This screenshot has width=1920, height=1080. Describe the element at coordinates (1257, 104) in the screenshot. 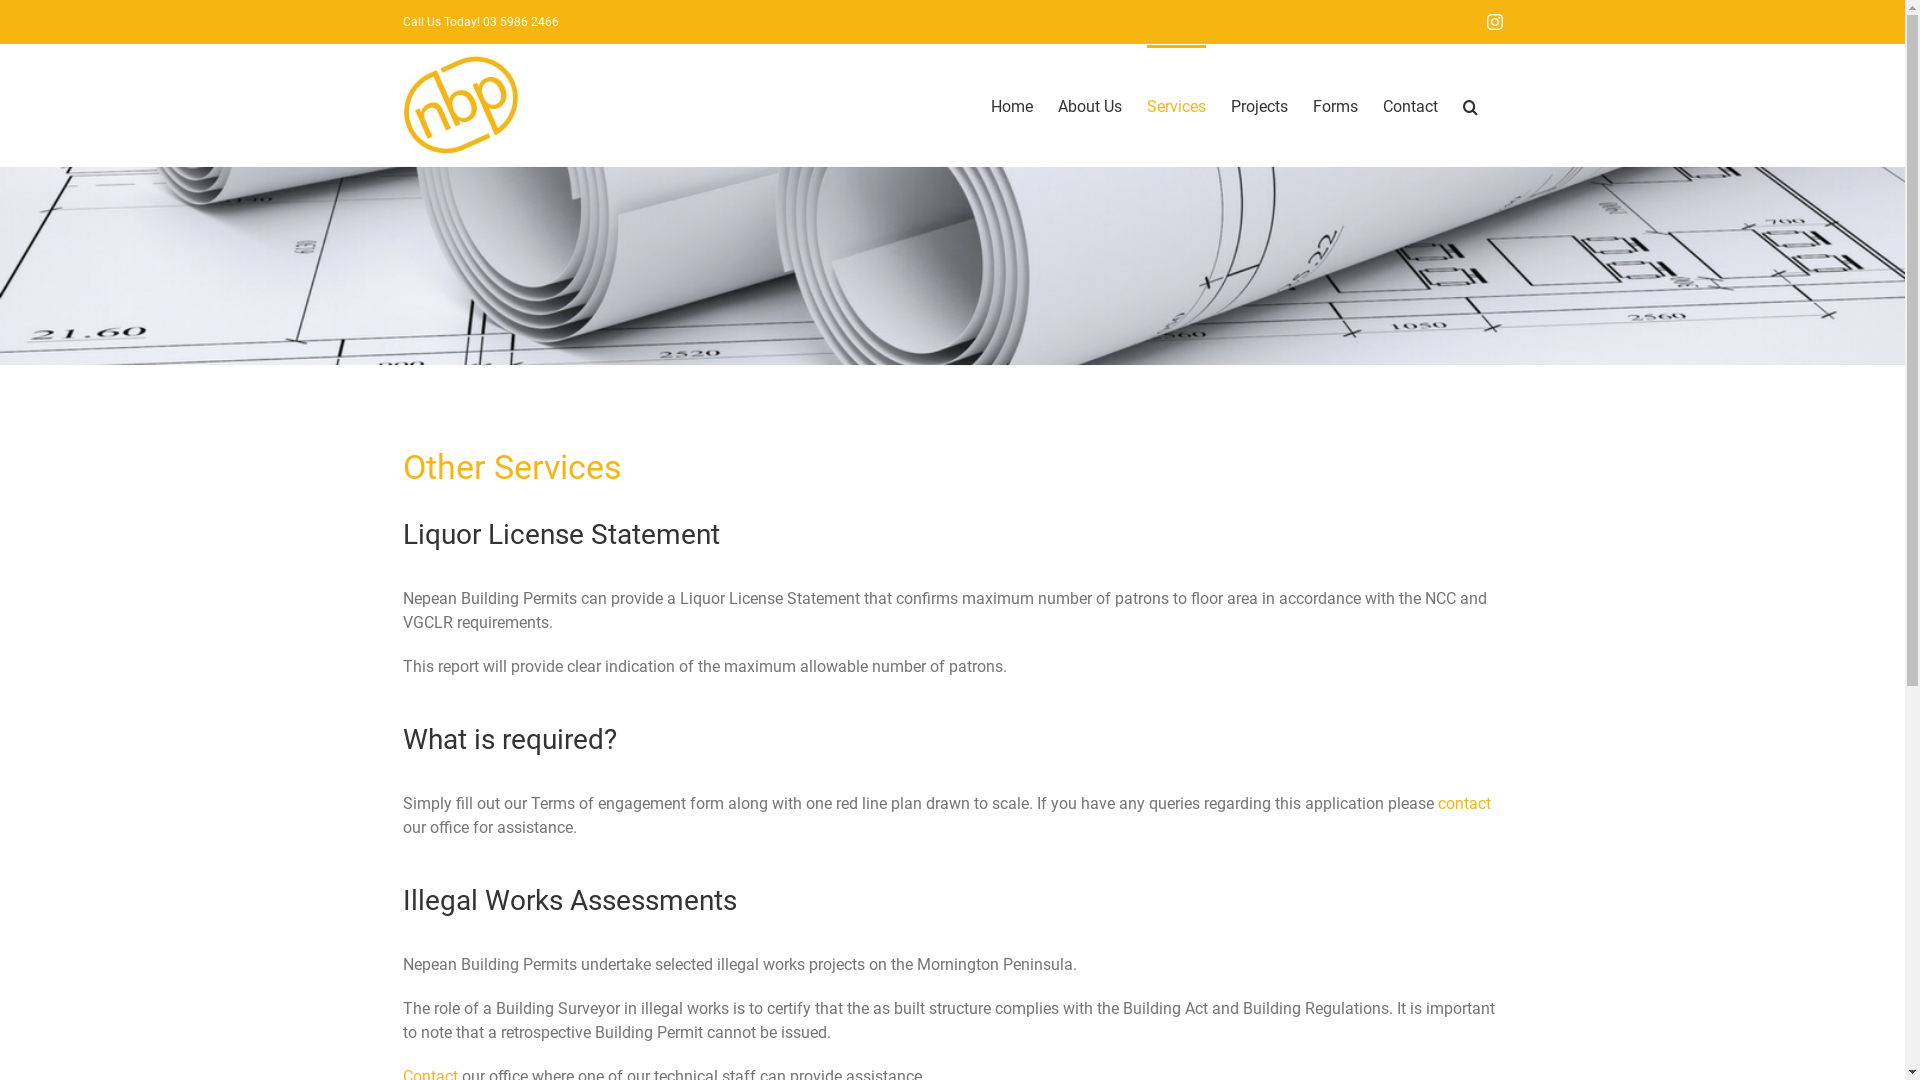

I see `'Projects'` at that location.